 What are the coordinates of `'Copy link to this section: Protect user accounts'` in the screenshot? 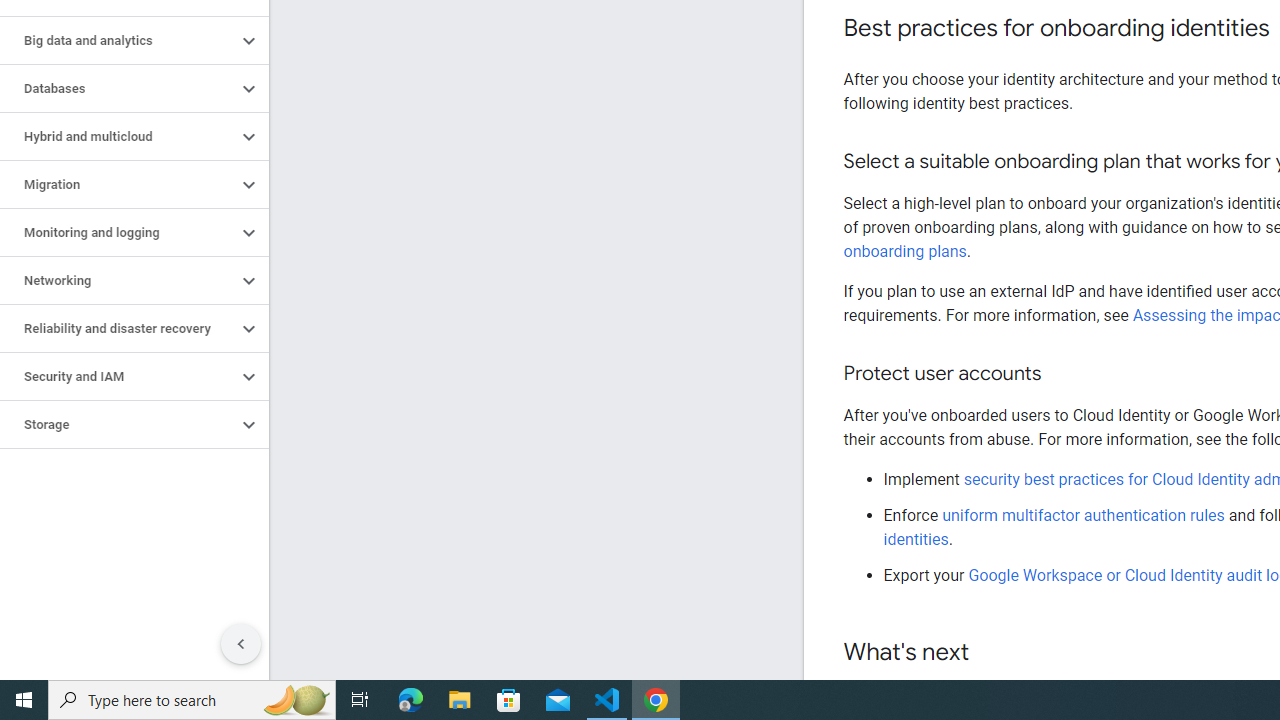 It's located at (1060, 374).